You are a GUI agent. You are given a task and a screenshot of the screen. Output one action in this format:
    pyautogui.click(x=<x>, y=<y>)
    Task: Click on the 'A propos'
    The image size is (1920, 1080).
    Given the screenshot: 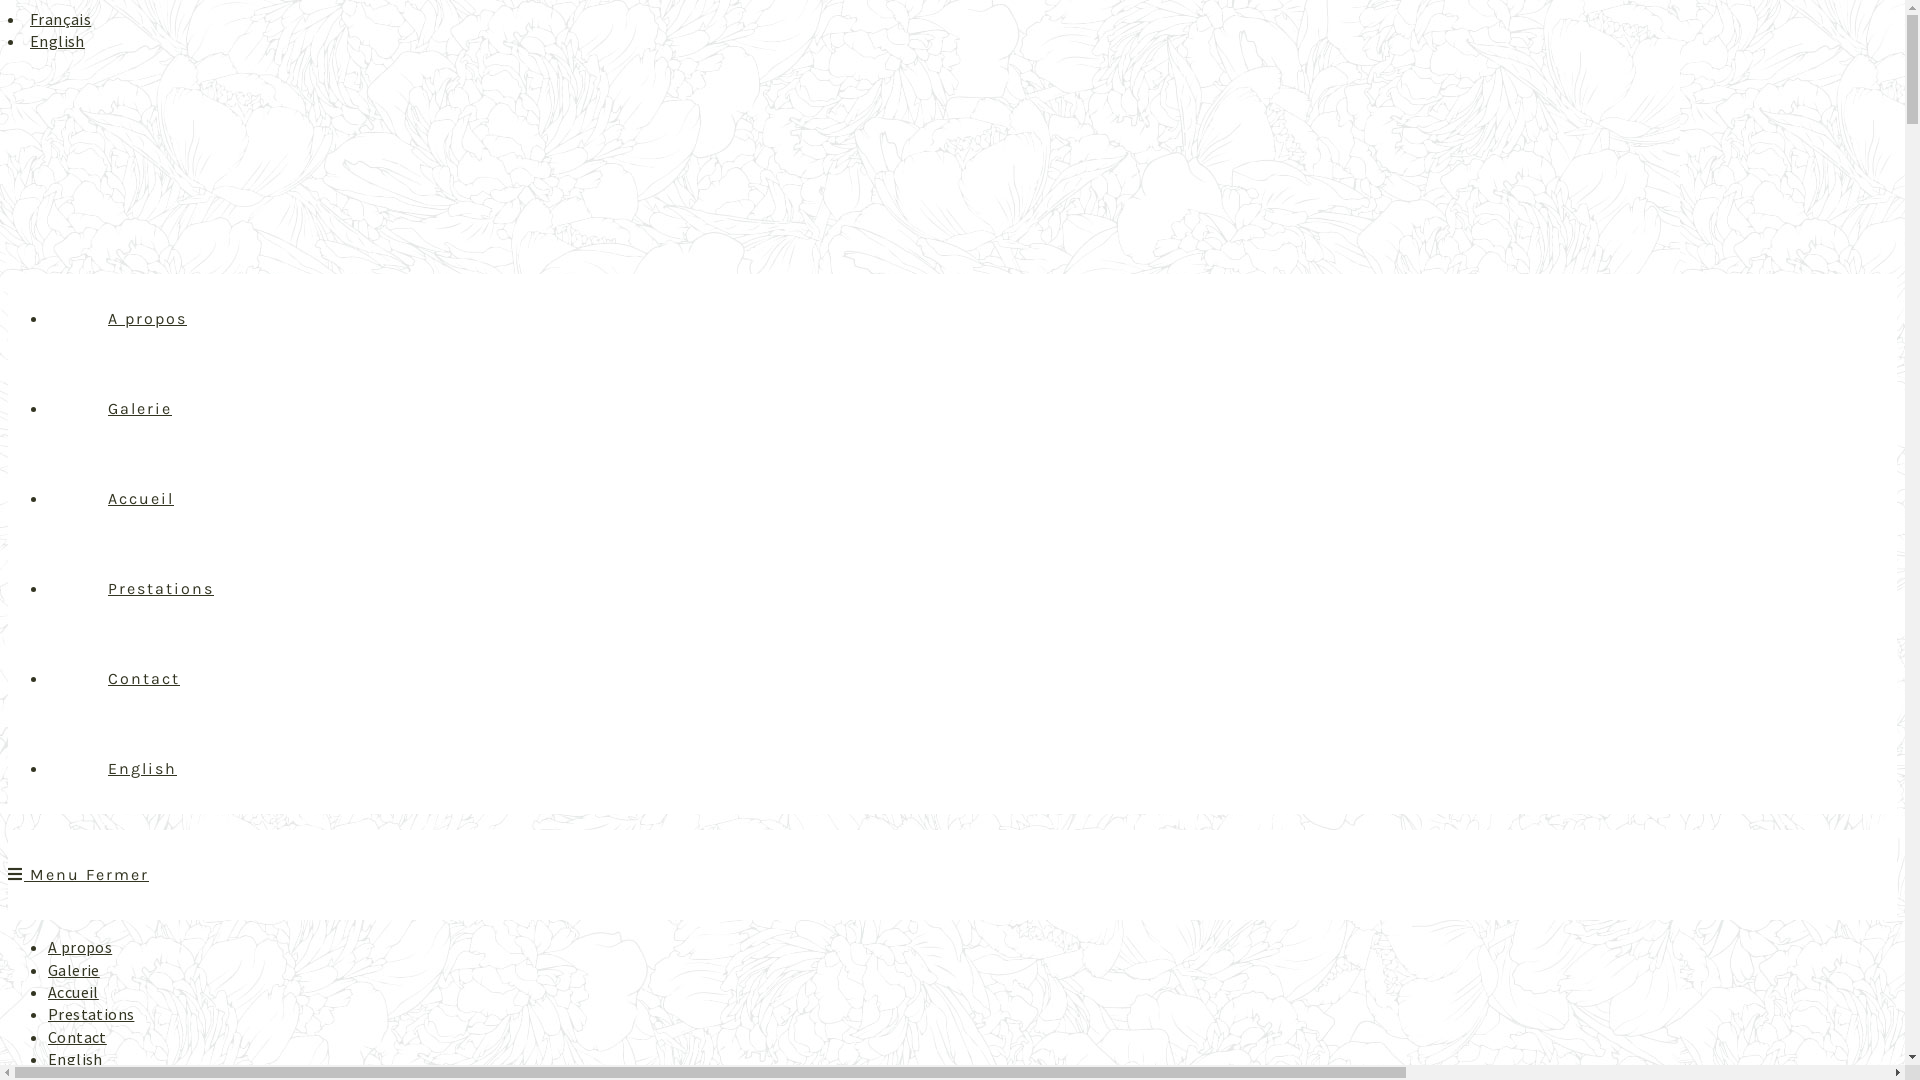 What is the action you would take?
    pyautogui.click(x=146, y=317)
    